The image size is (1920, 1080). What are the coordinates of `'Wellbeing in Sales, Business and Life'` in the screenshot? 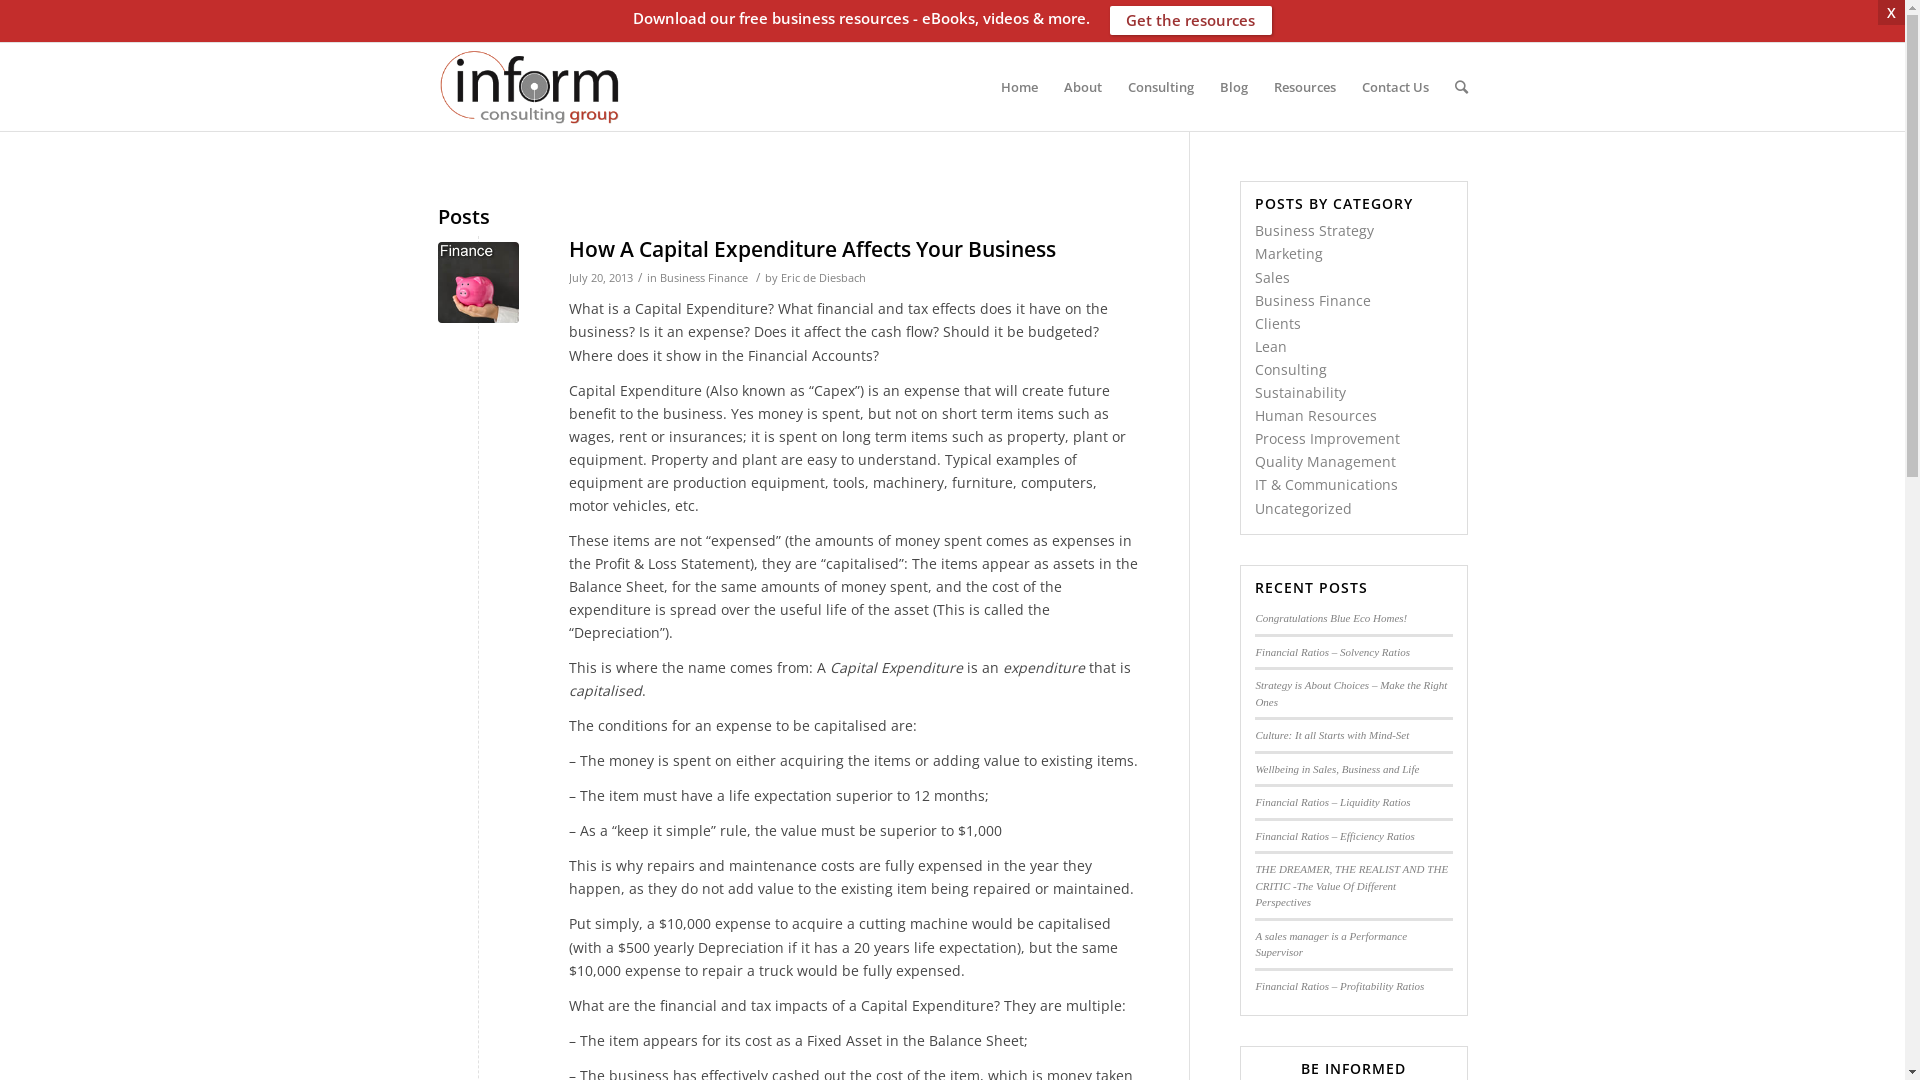 It's located at (1337, 766).